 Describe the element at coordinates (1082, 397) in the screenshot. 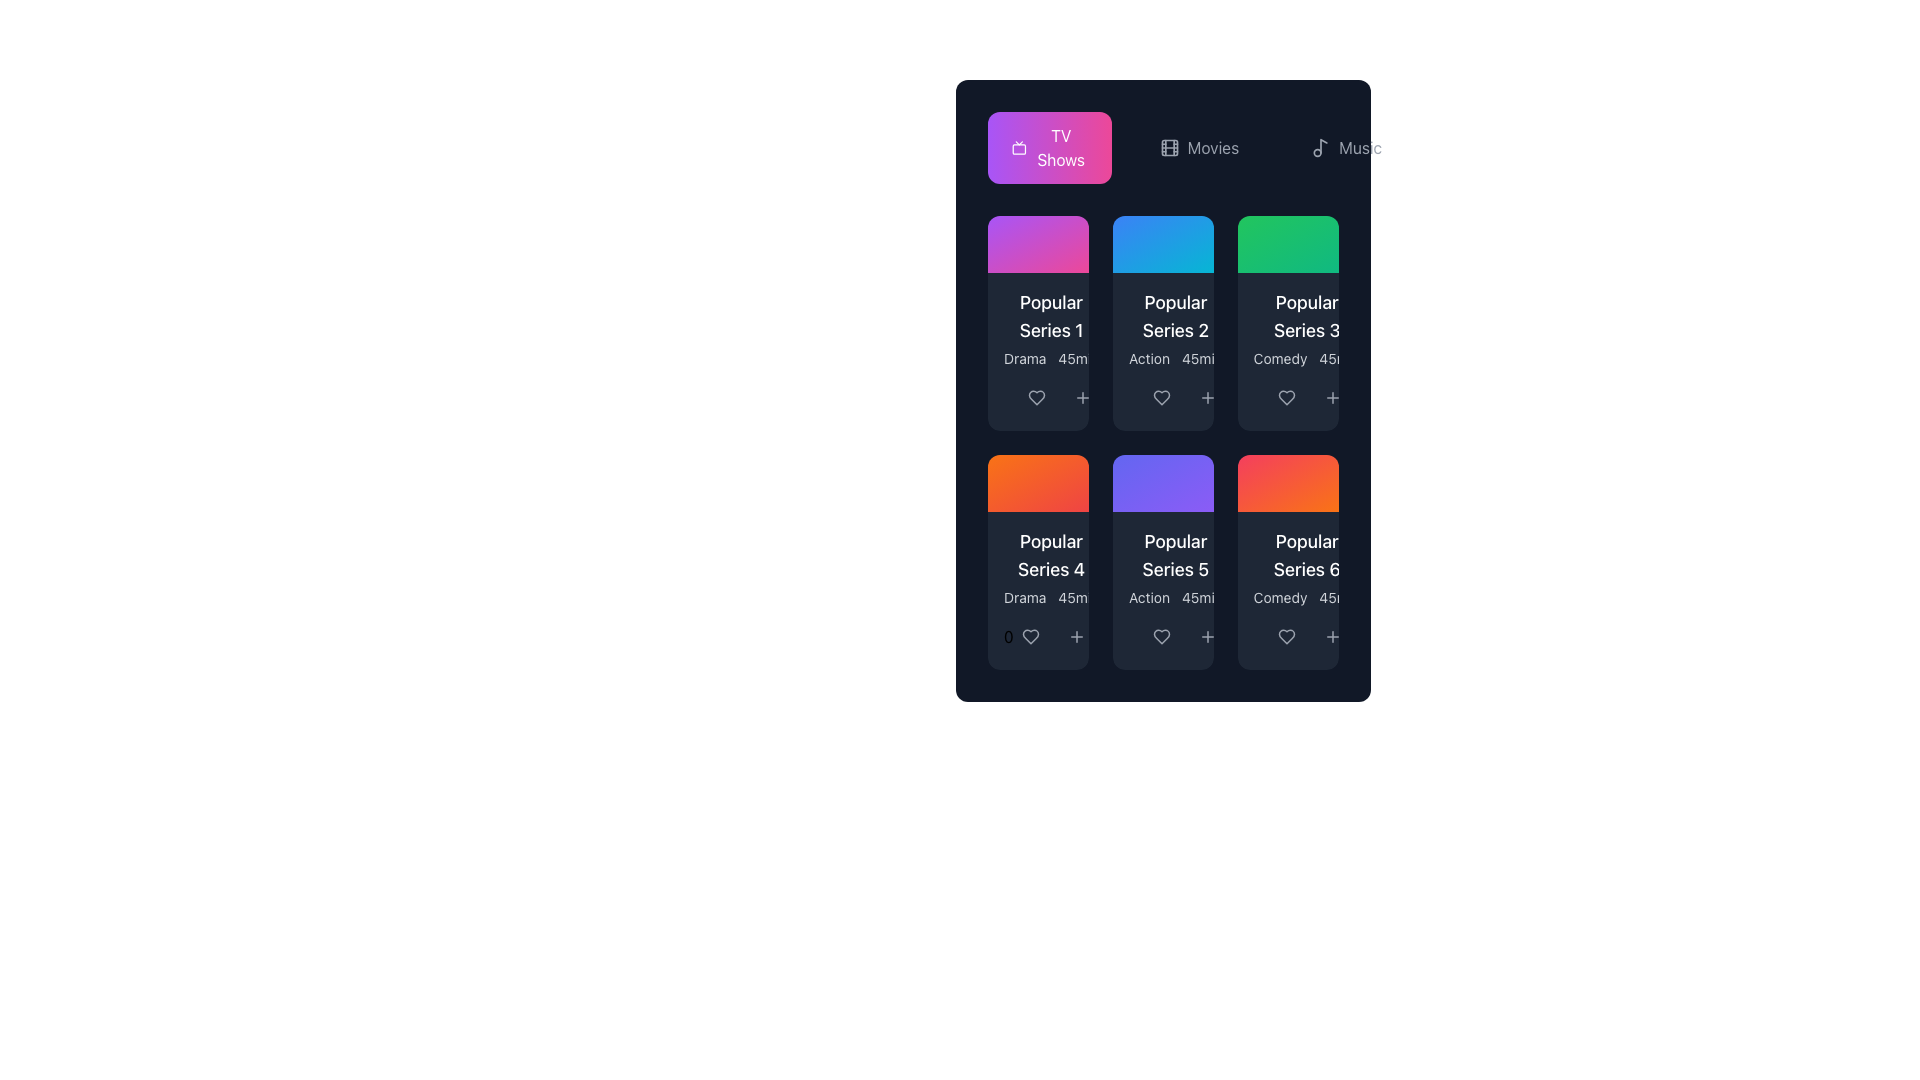

I see `the addition button located to the right of the heart icon in the bottom section of the card labeled 'Popular Series 2' for keyboard navigation` at that location.